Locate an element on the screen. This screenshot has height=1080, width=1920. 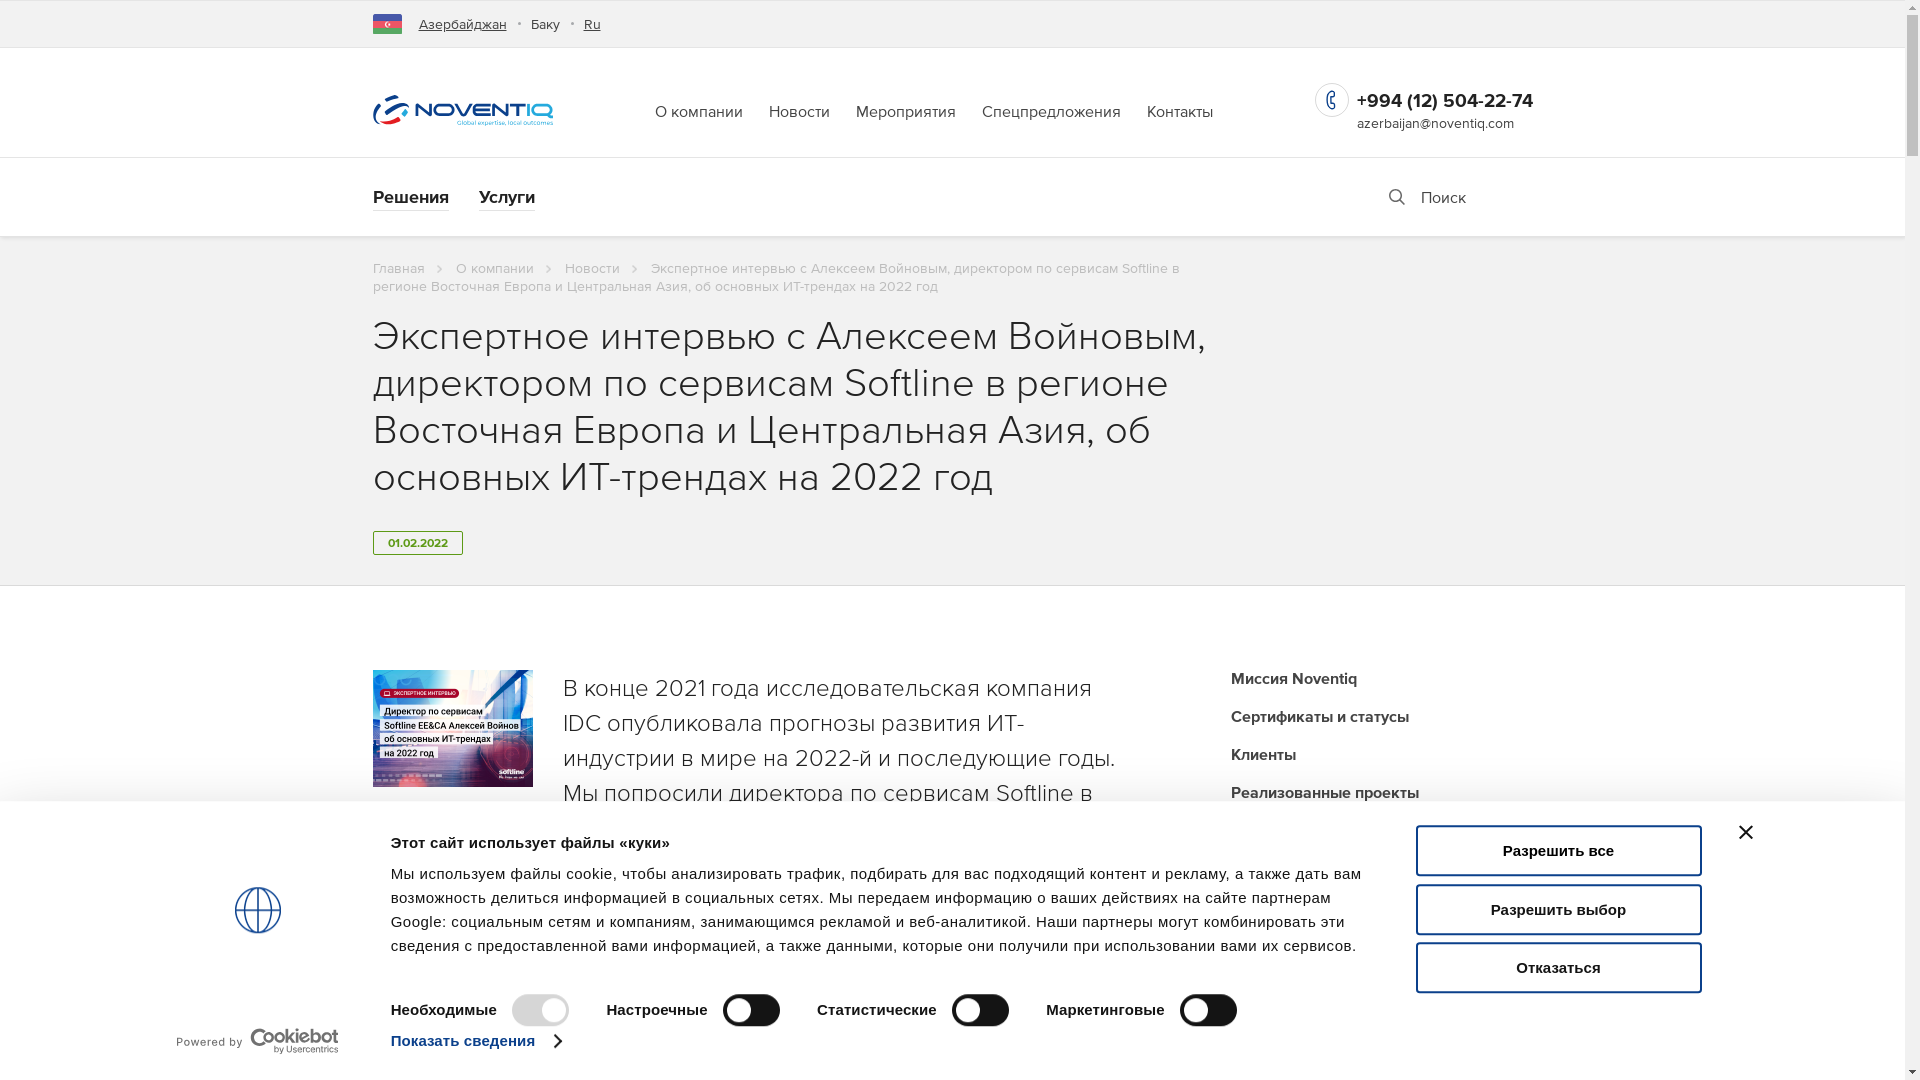
'+994 (12) 504-22-74' is located at coordinates (1444, 100).